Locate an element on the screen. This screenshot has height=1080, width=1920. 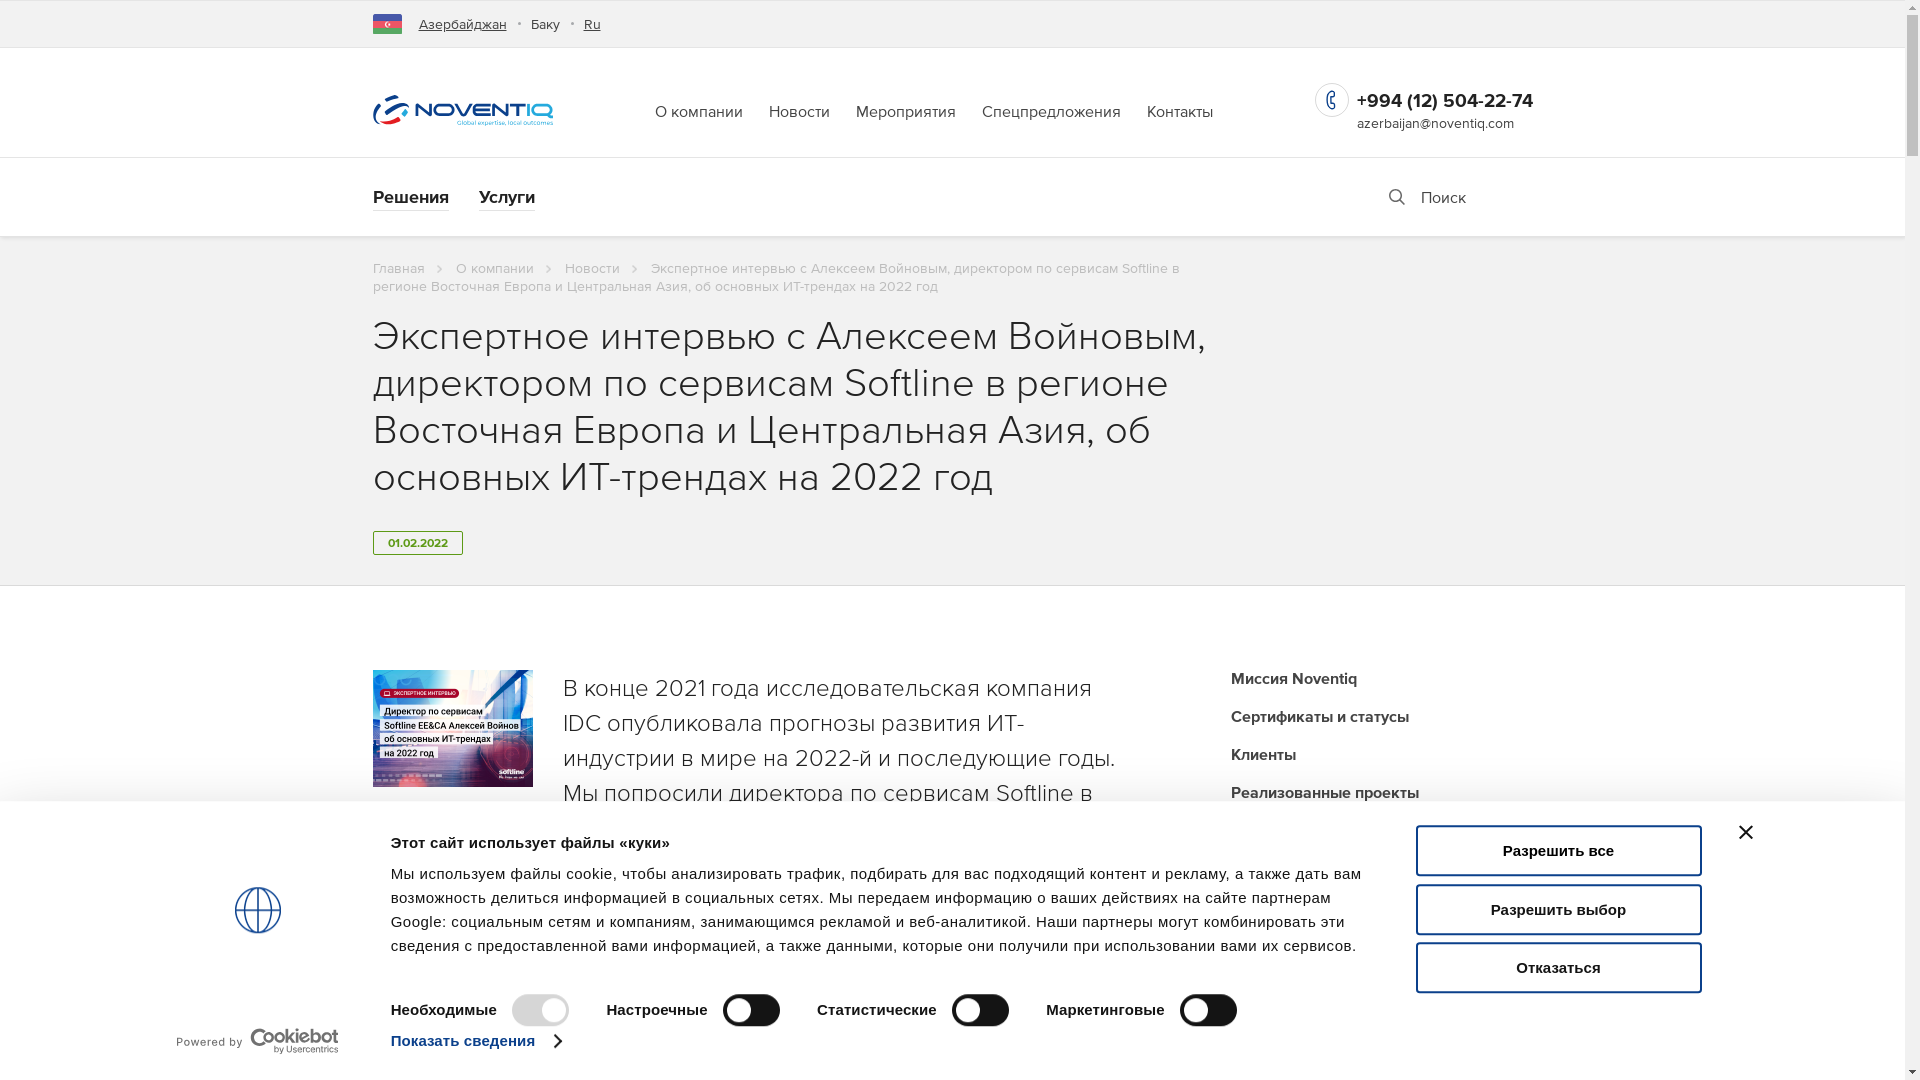
'+994 (12) 504-22-74' is located at coordinates (1444, 100).